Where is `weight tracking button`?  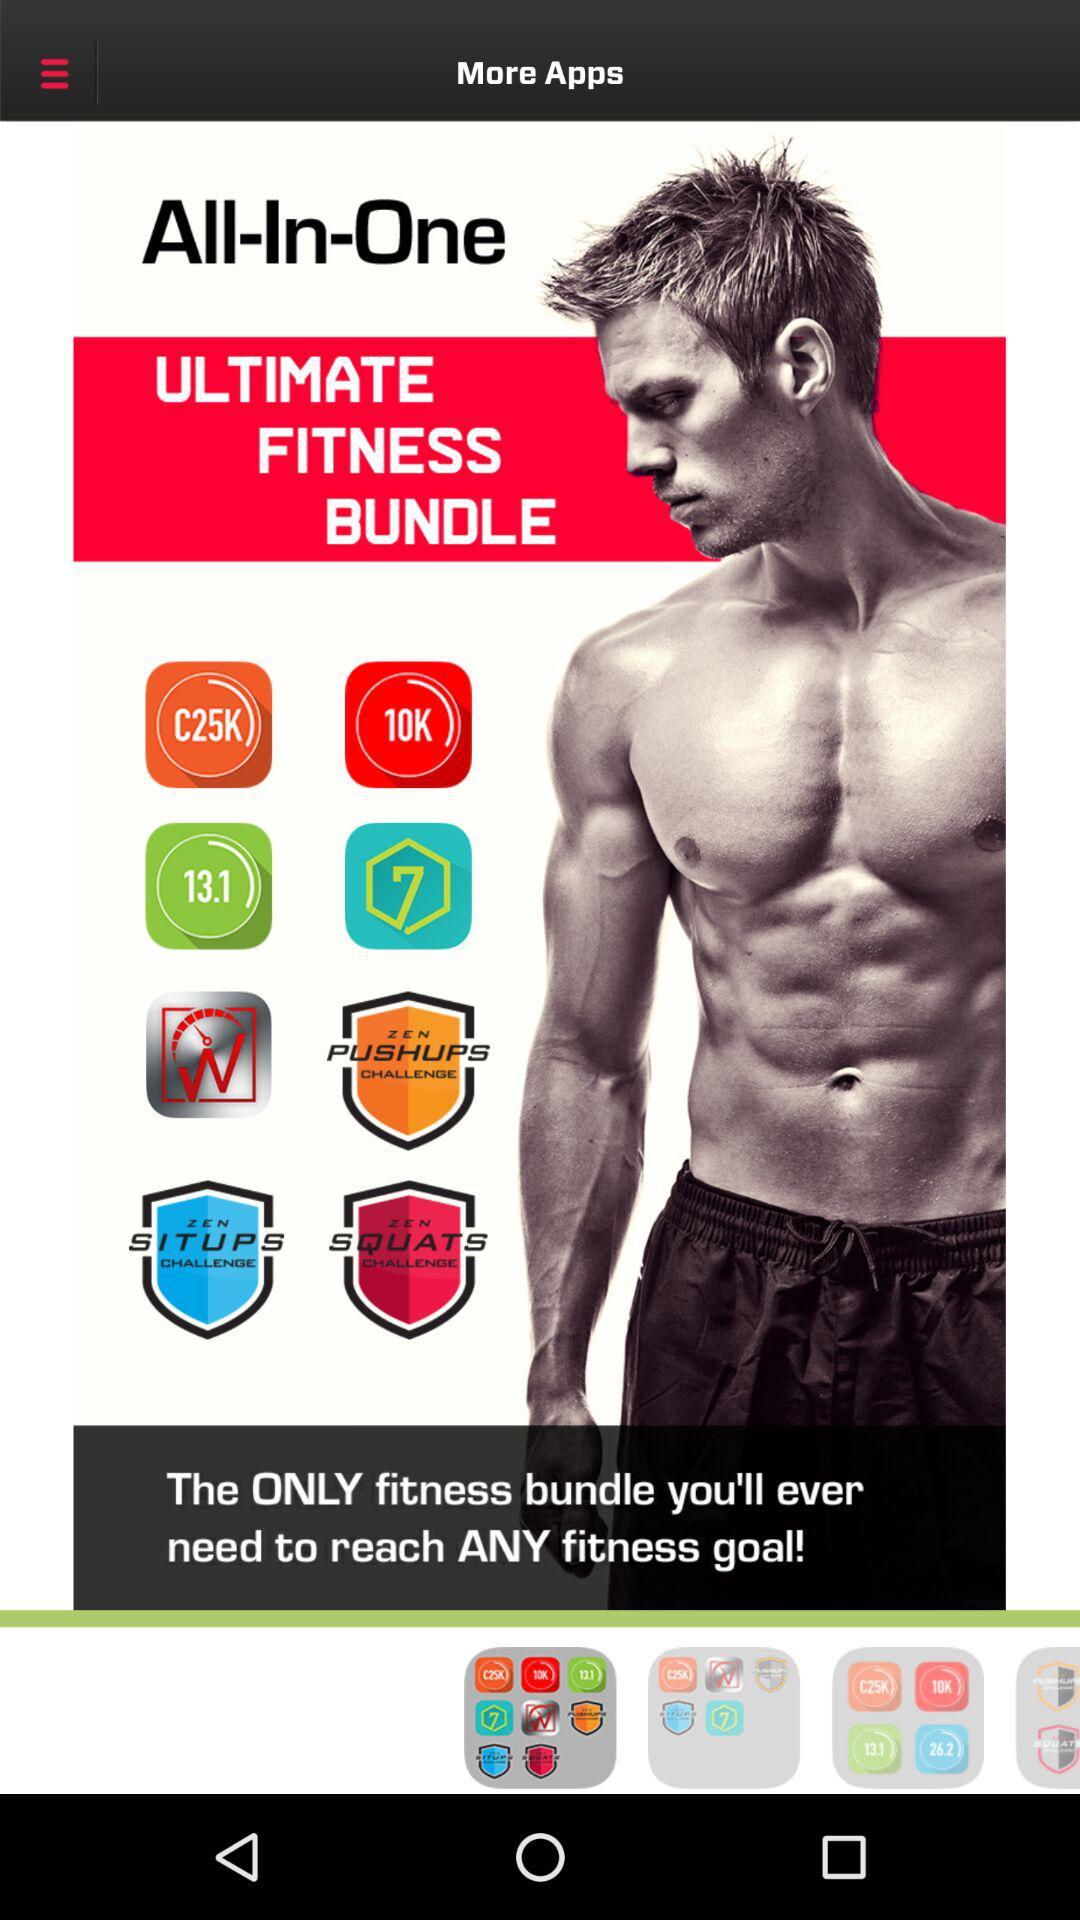
weight tracking button is located at coordinates (208, 1053).